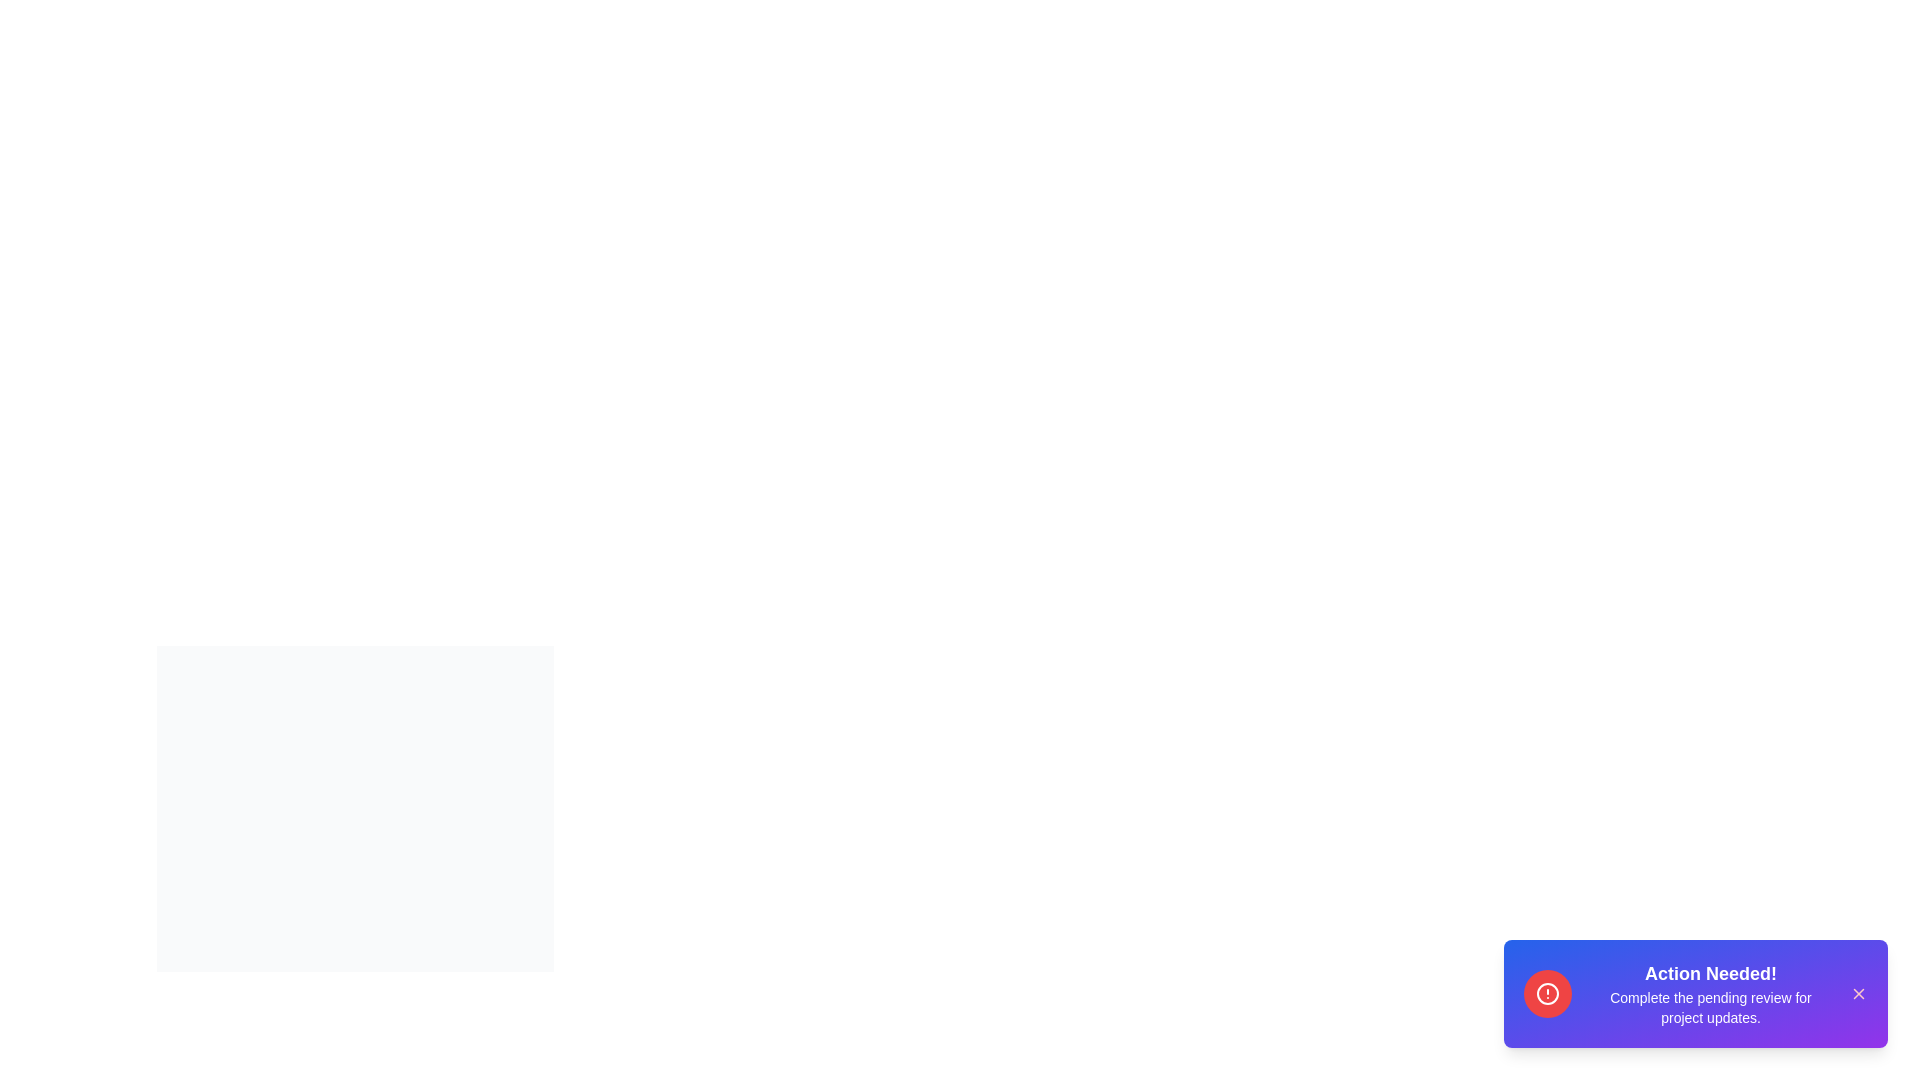  I want to click on close button in the snackbar to hide it, so click(1857, 994).